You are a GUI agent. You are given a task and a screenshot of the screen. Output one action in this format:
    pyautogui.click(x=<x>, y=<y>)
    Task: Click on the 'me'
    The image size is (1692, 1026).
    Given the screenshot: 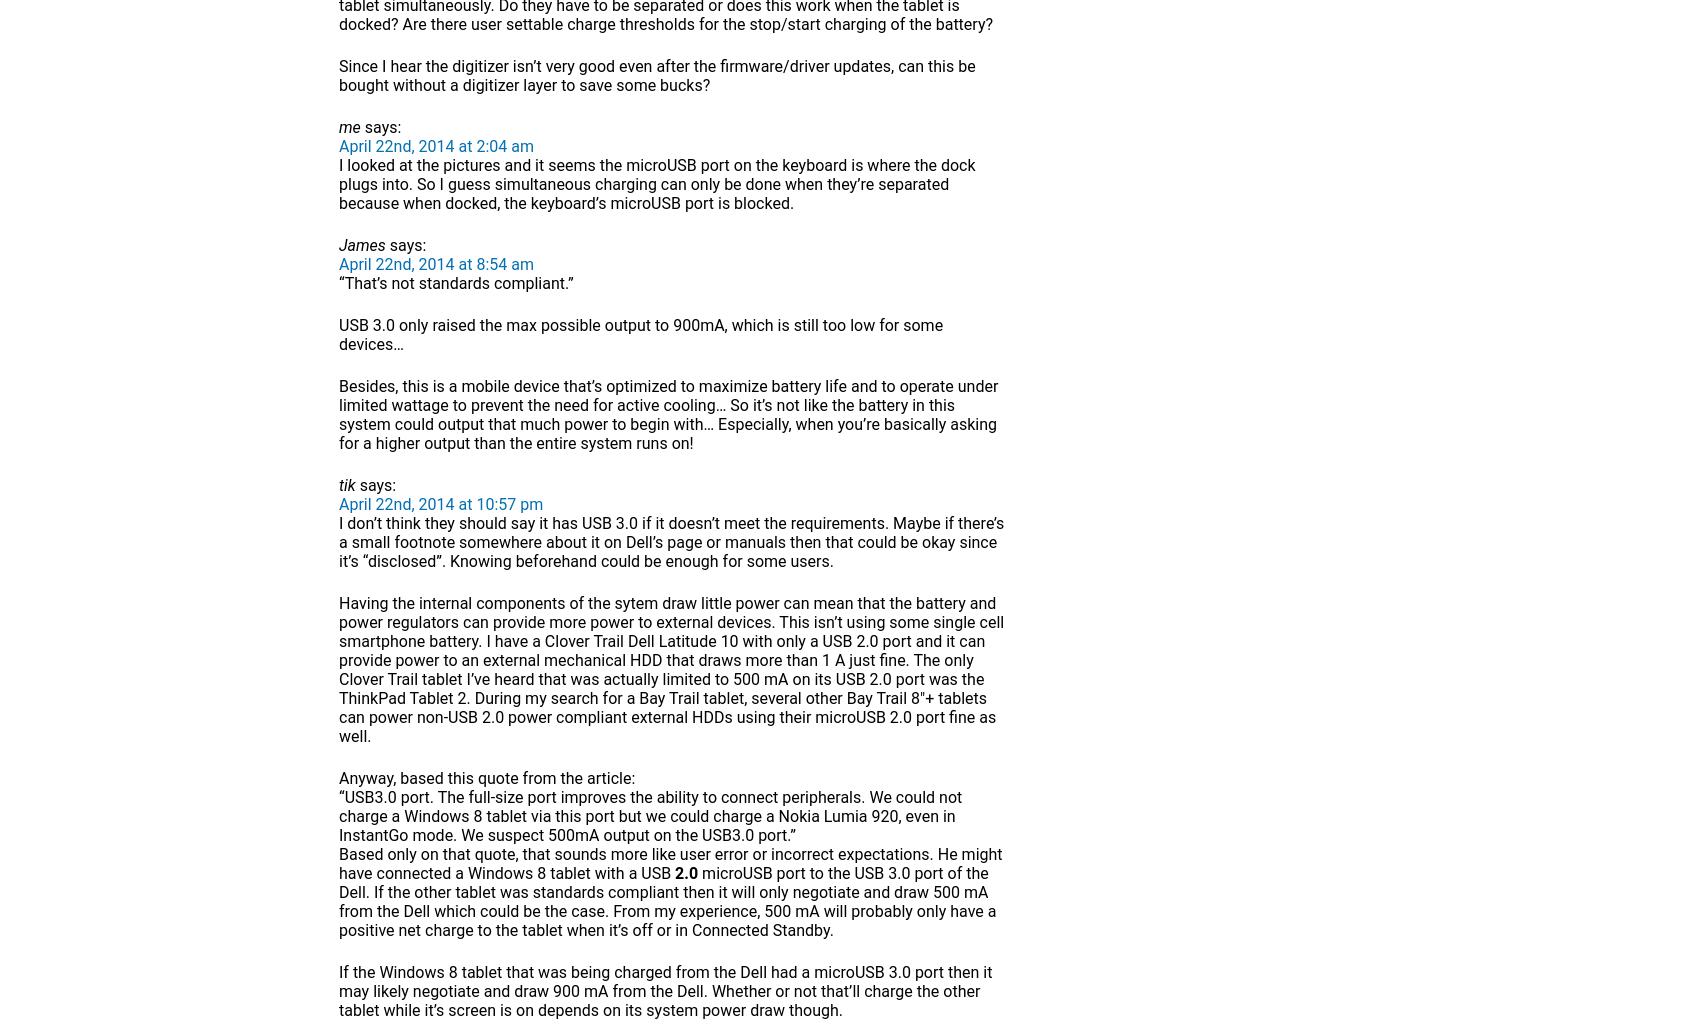 What is the action you would take?
    pyautogui.click(x=338, y=127)
    